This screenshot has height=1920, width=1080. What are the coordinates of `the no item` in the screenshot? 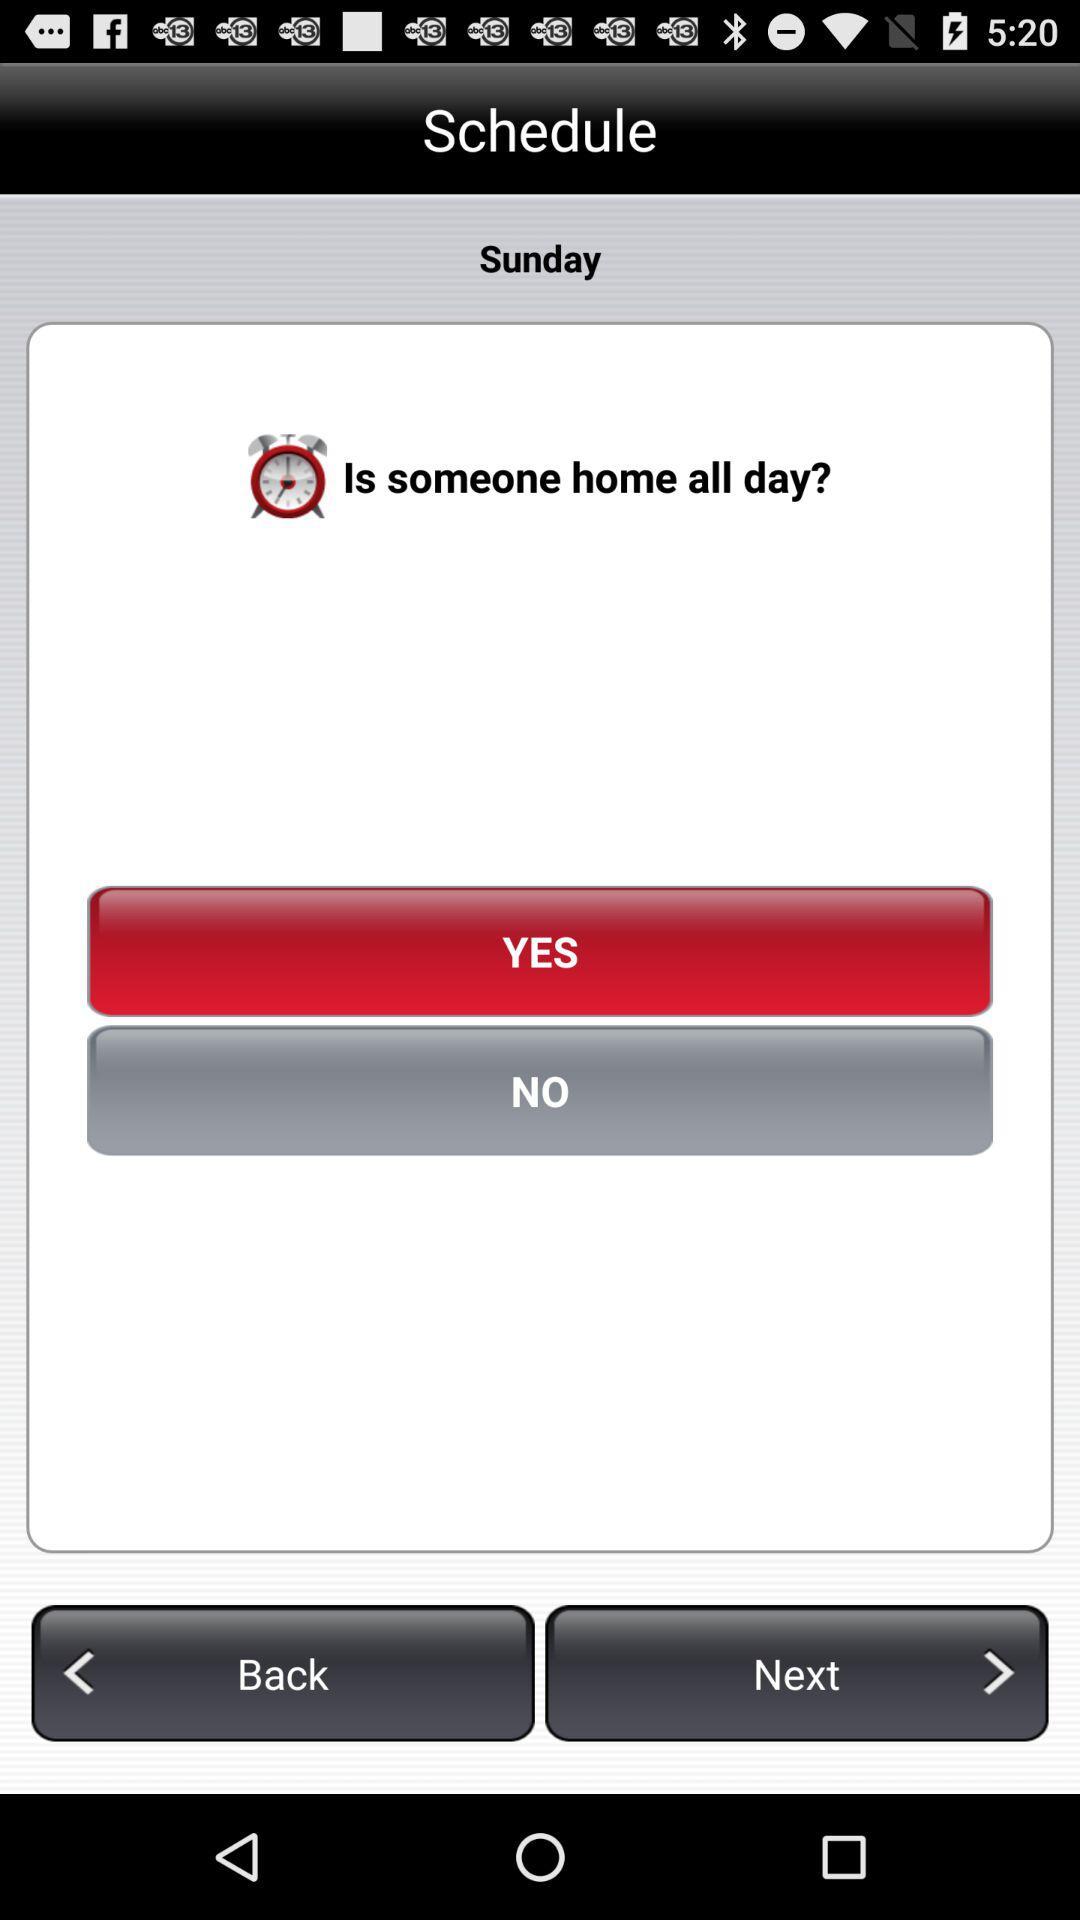 It's located at (540, 1089).